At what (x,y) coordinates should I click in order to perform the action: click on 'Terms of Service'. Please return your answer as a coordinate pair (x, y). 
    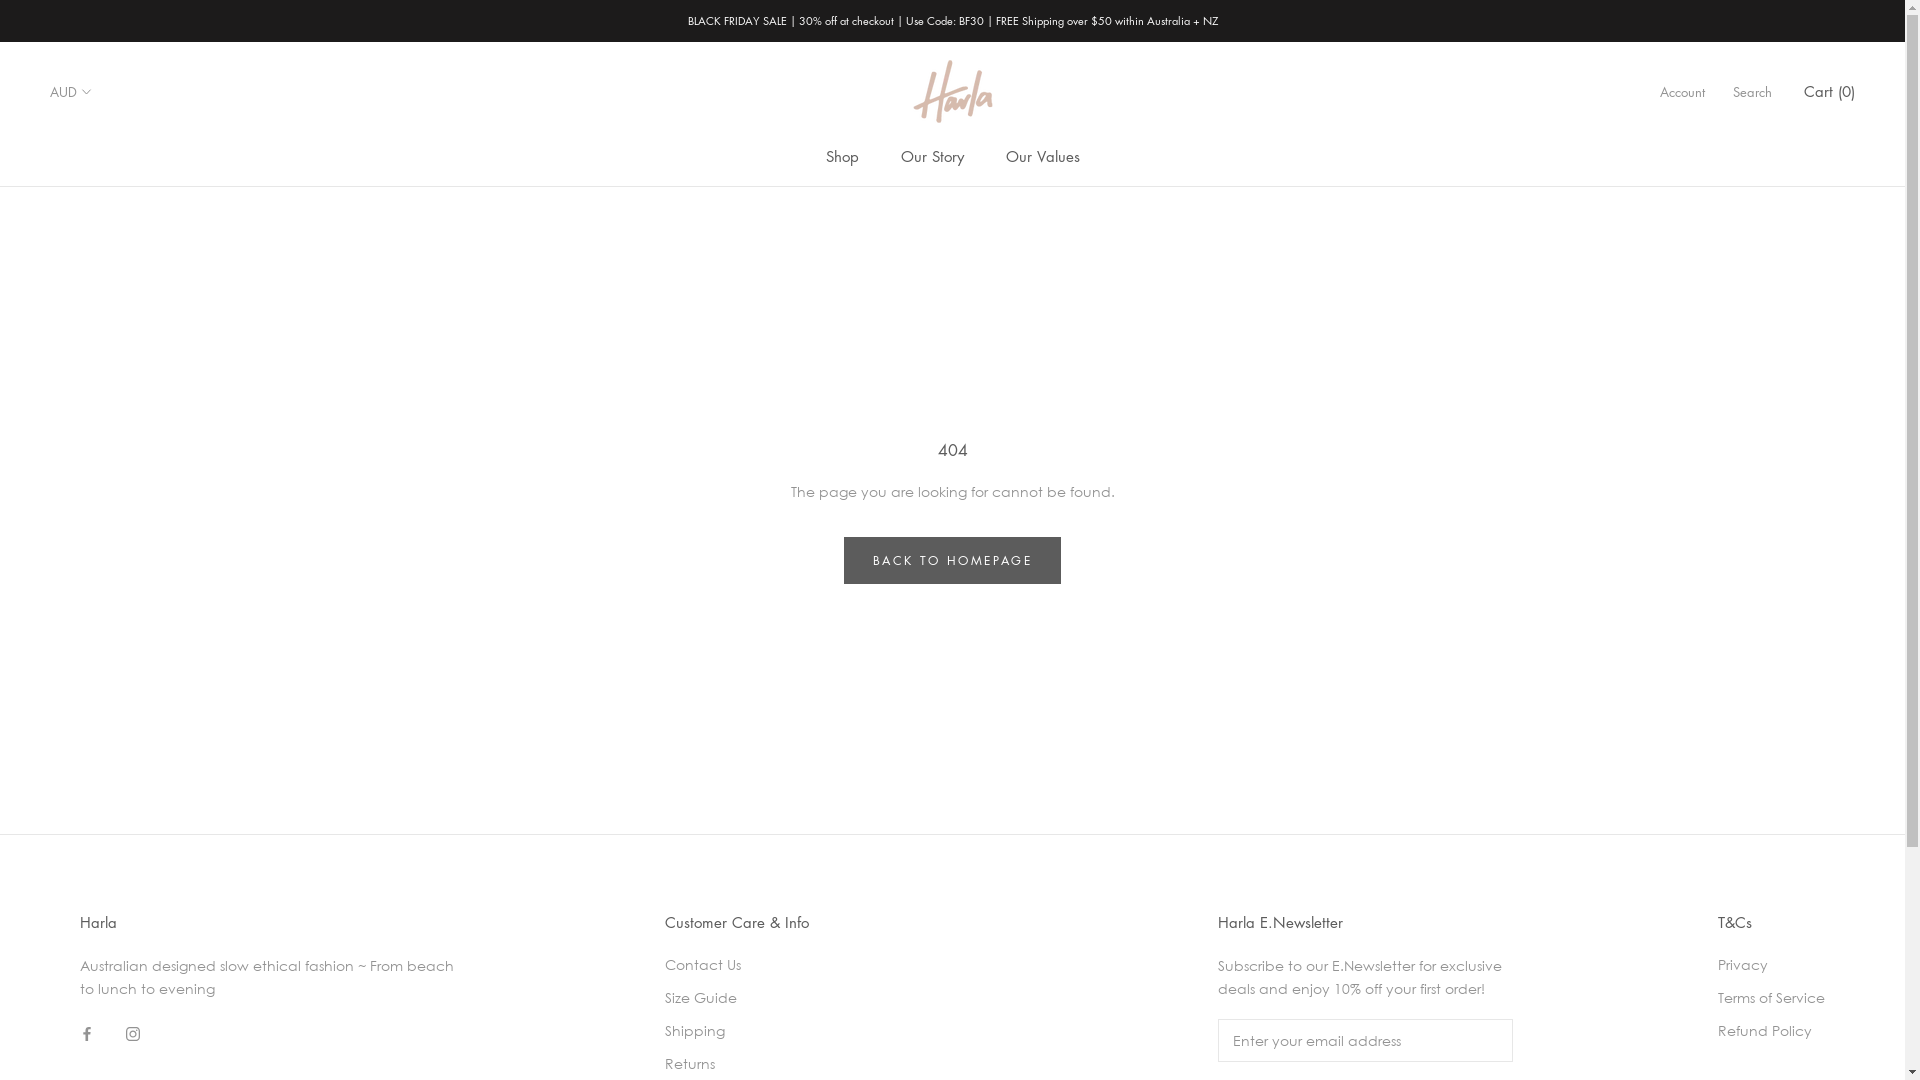
    Looking at the image, I should click on (1771, 997).